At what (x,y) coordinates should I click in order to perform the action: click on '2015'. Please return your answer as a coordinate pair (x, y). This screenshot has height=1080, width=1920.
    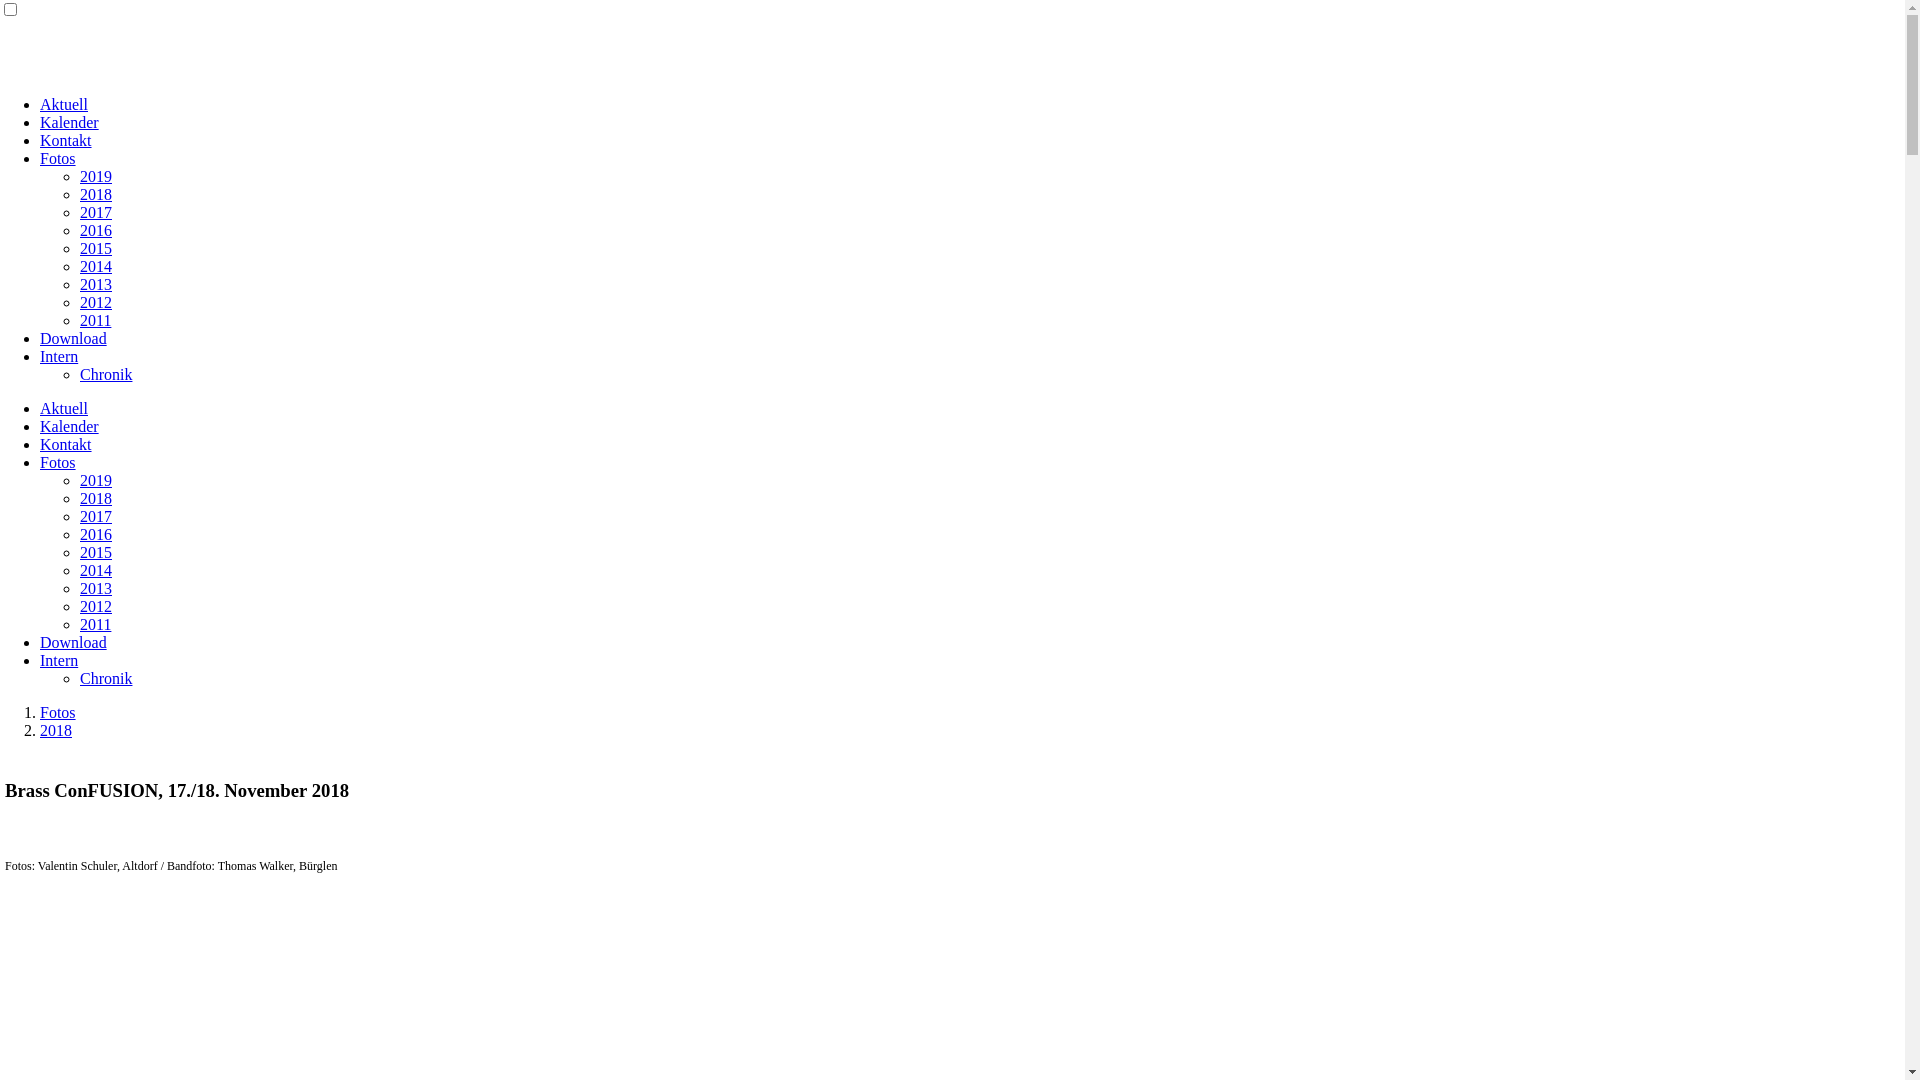
    Looking at the image, I should click on (95, 552).